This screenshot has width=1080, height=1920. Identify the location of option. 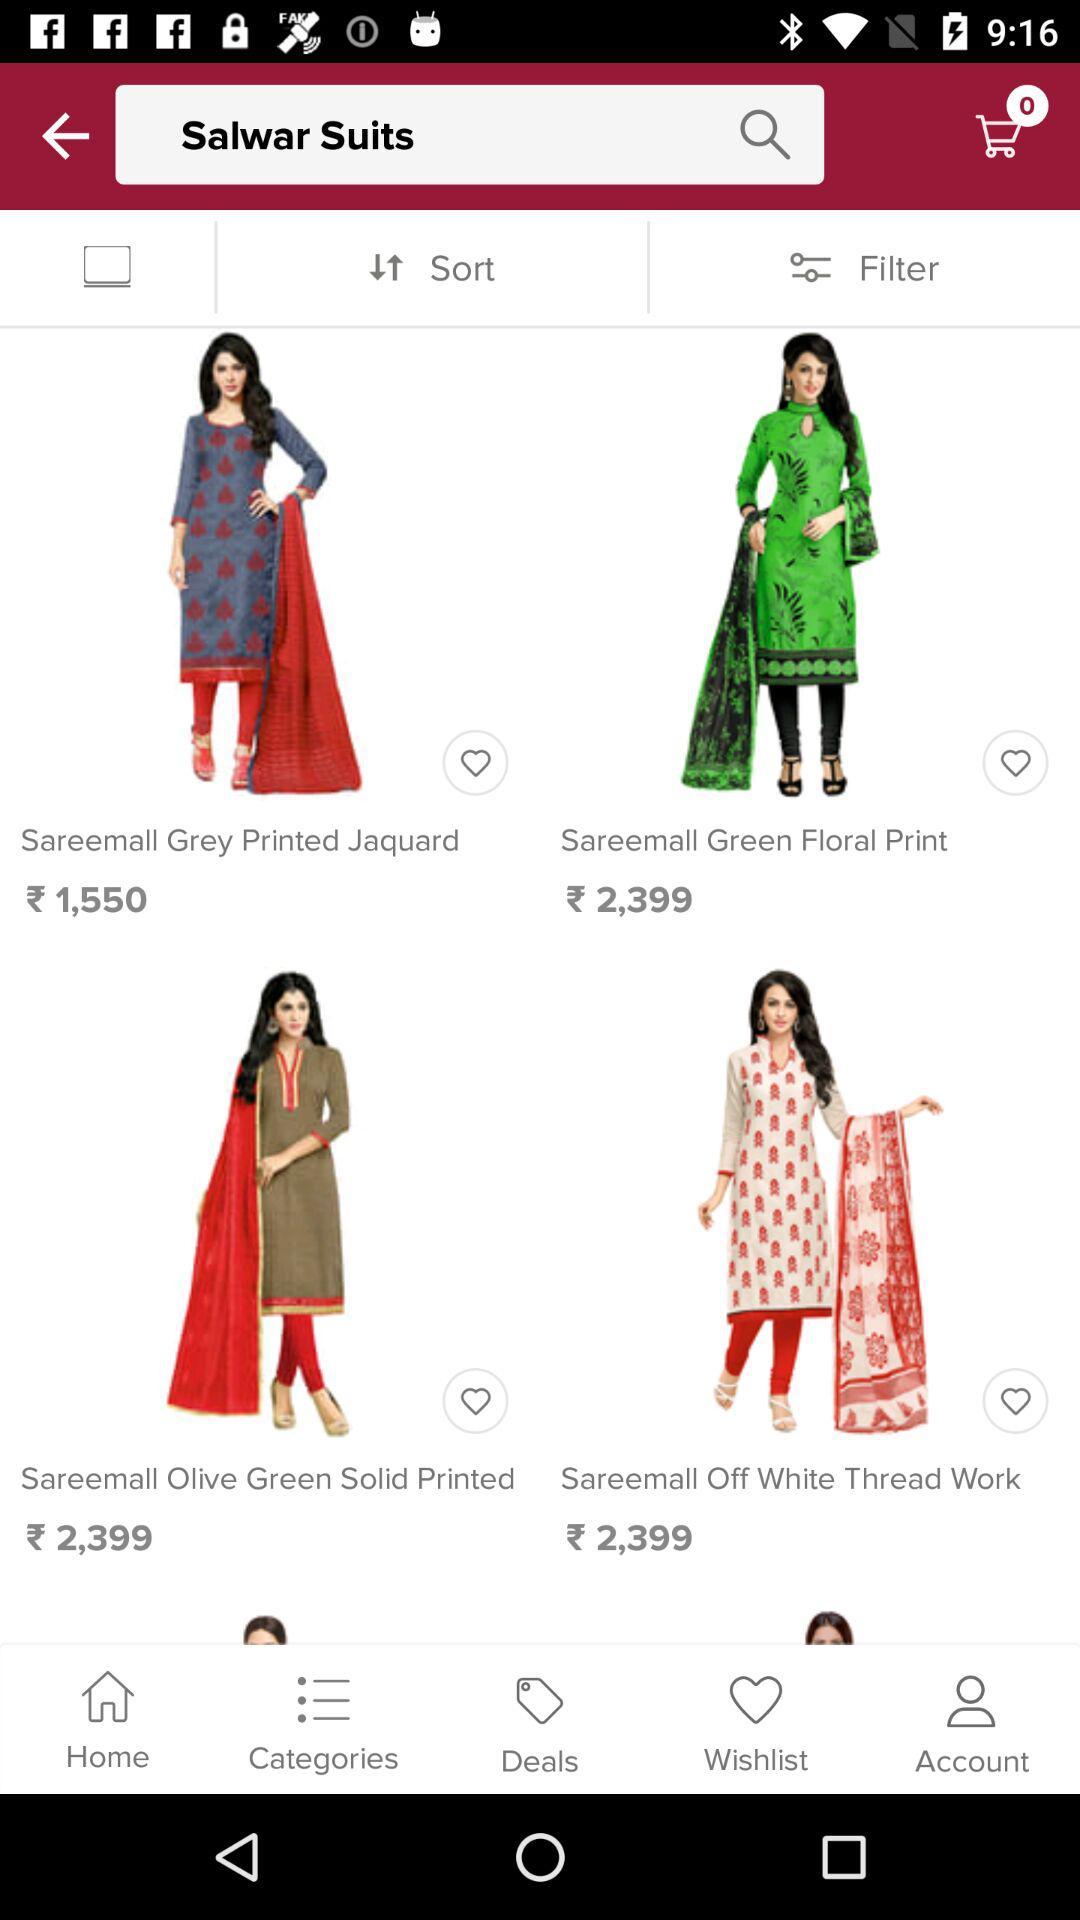
(1015, 761).